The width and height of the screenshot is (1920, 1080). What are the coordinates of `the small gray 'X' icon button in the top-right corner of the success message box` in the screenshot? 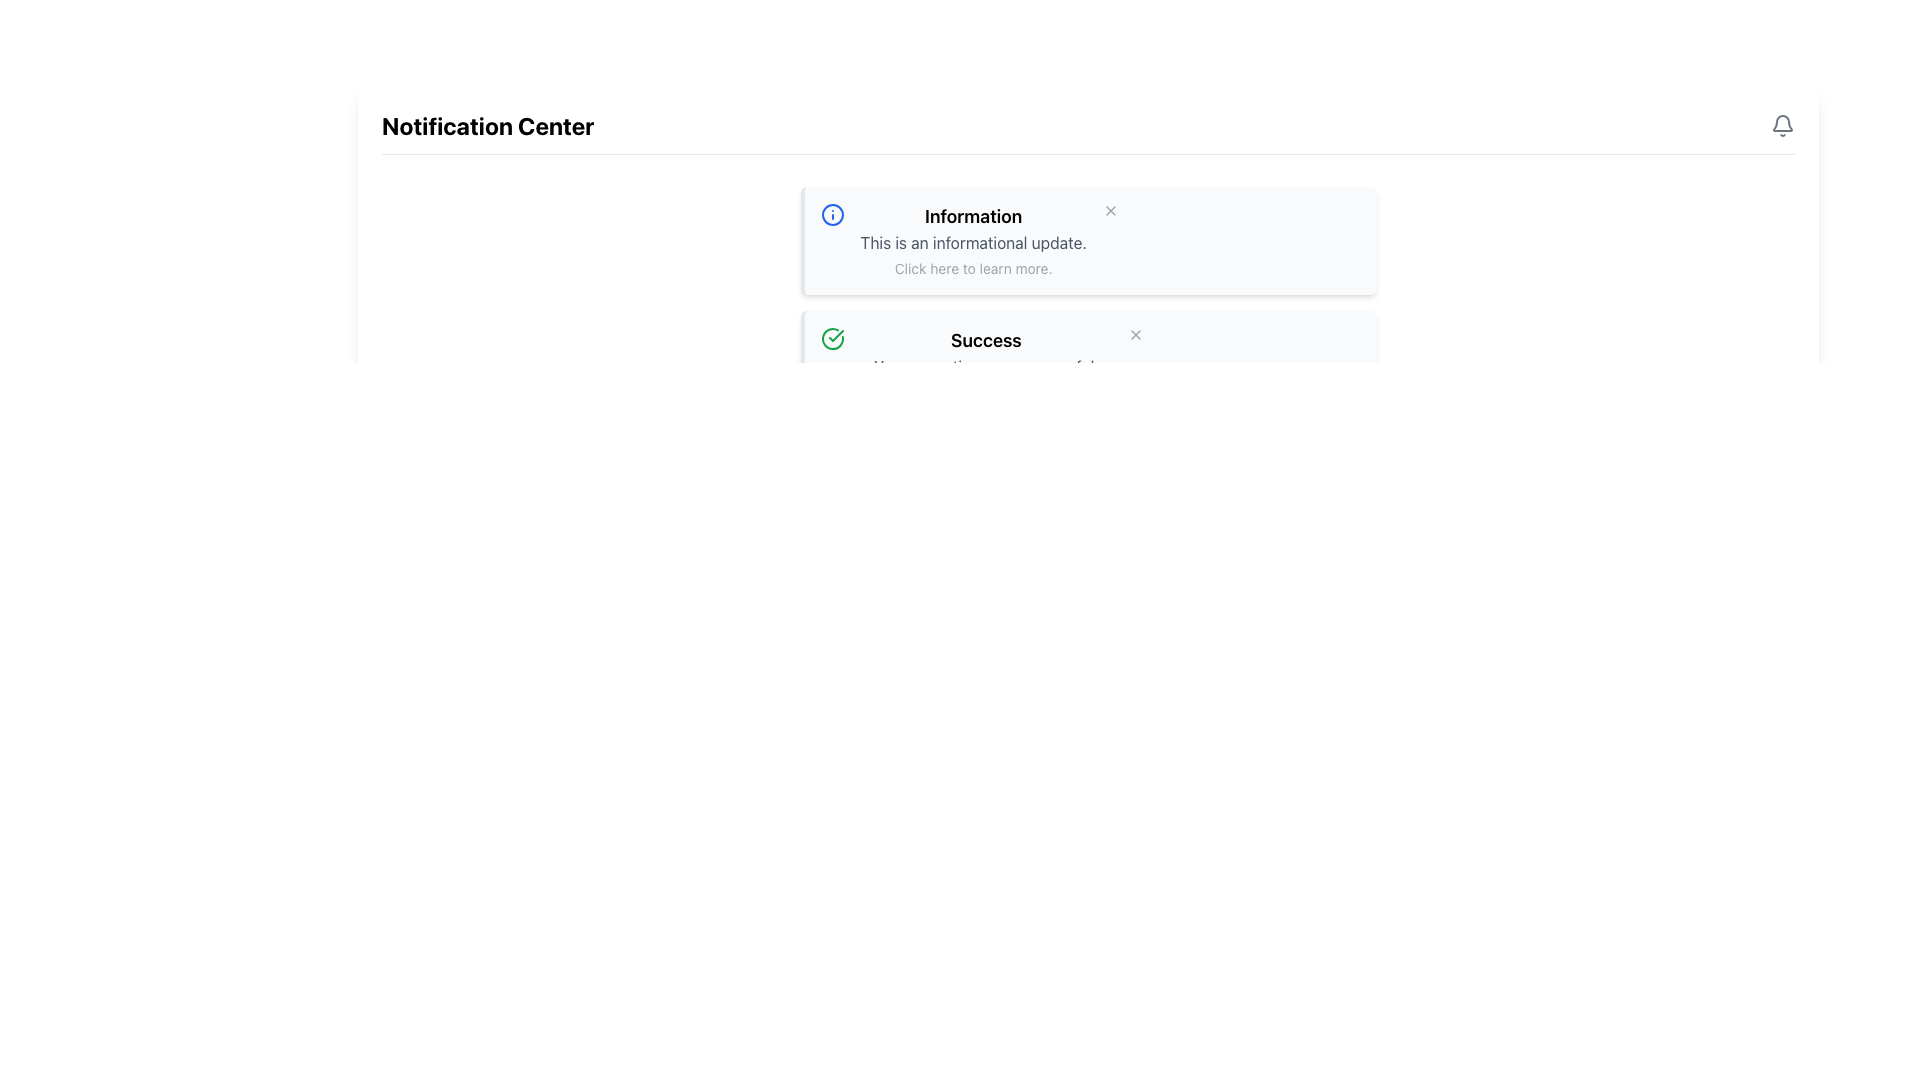 It's located at (1136, 334).